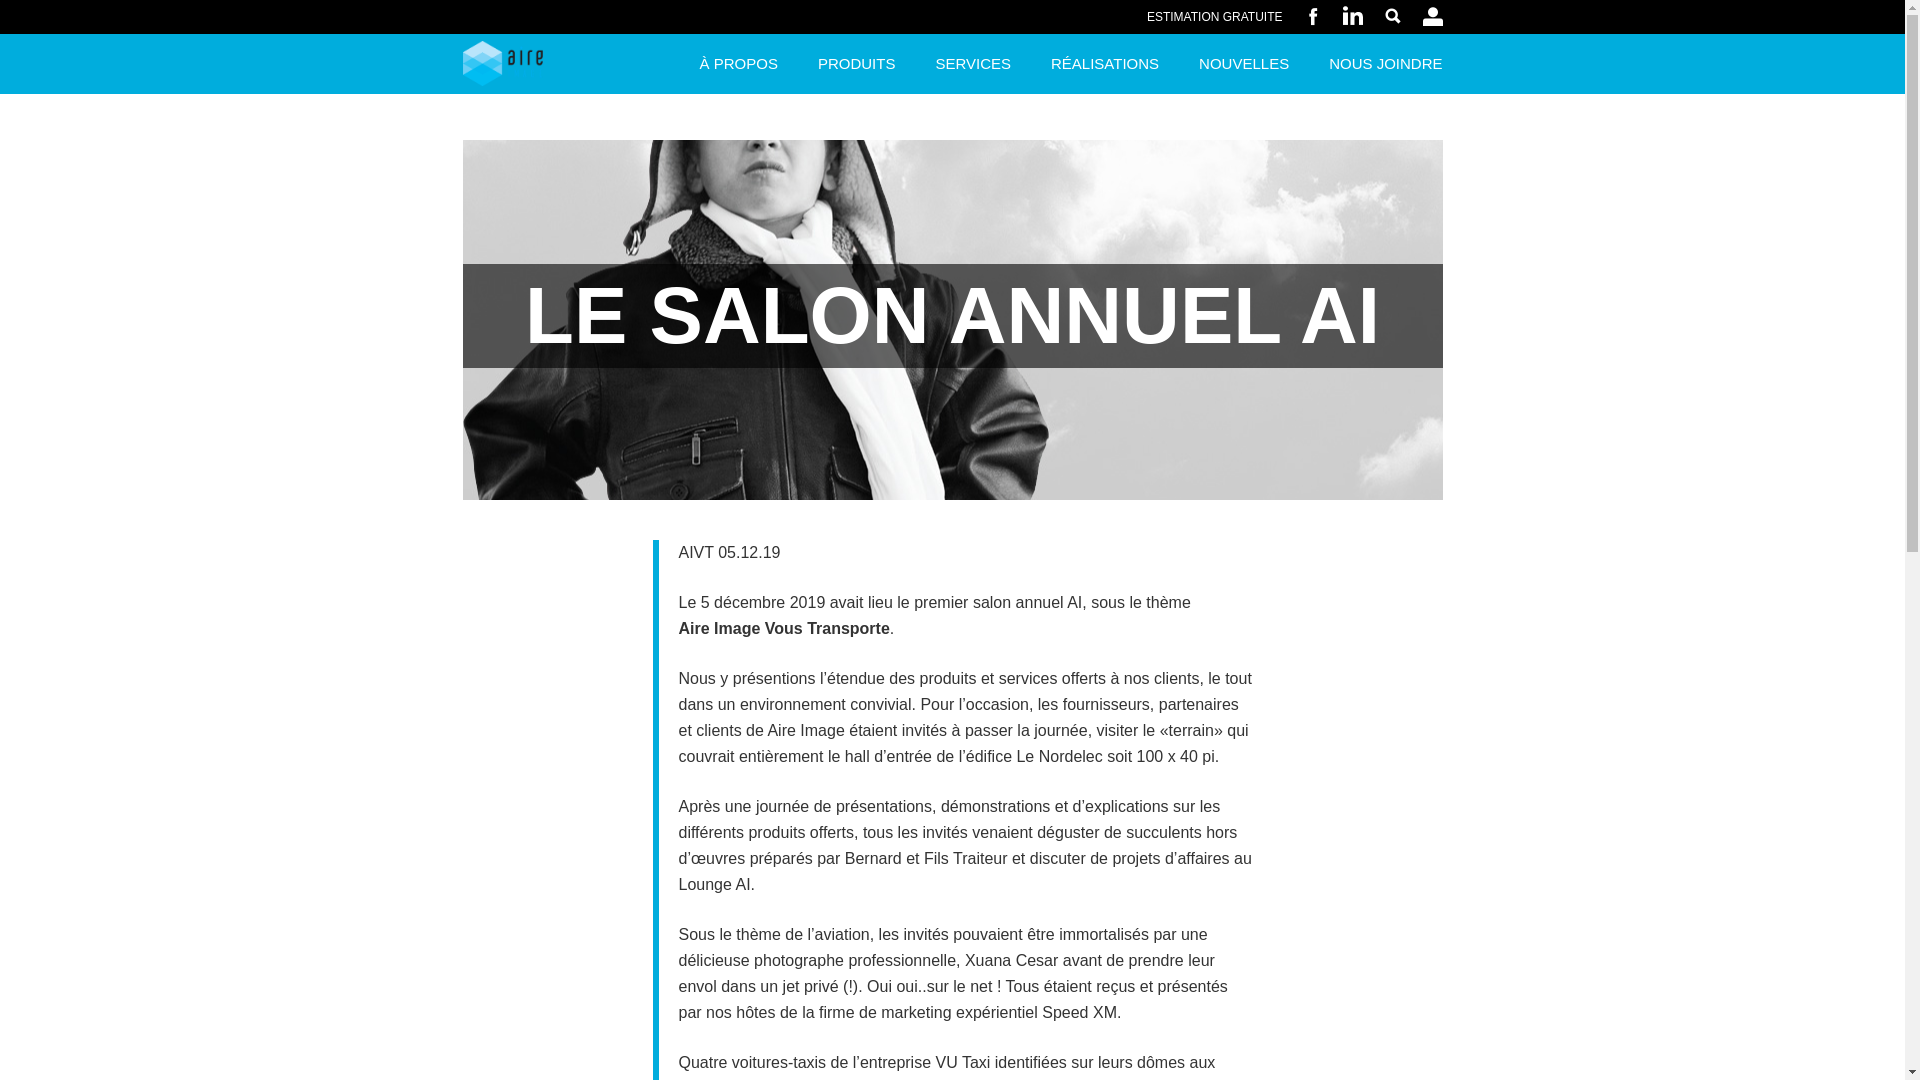 This screenshot has height=1080, width=1920. What do you see at coordinates (1352, 15) in the screenshot?
I see `'LINKEDIN'` at bounding box center [1352, 15].